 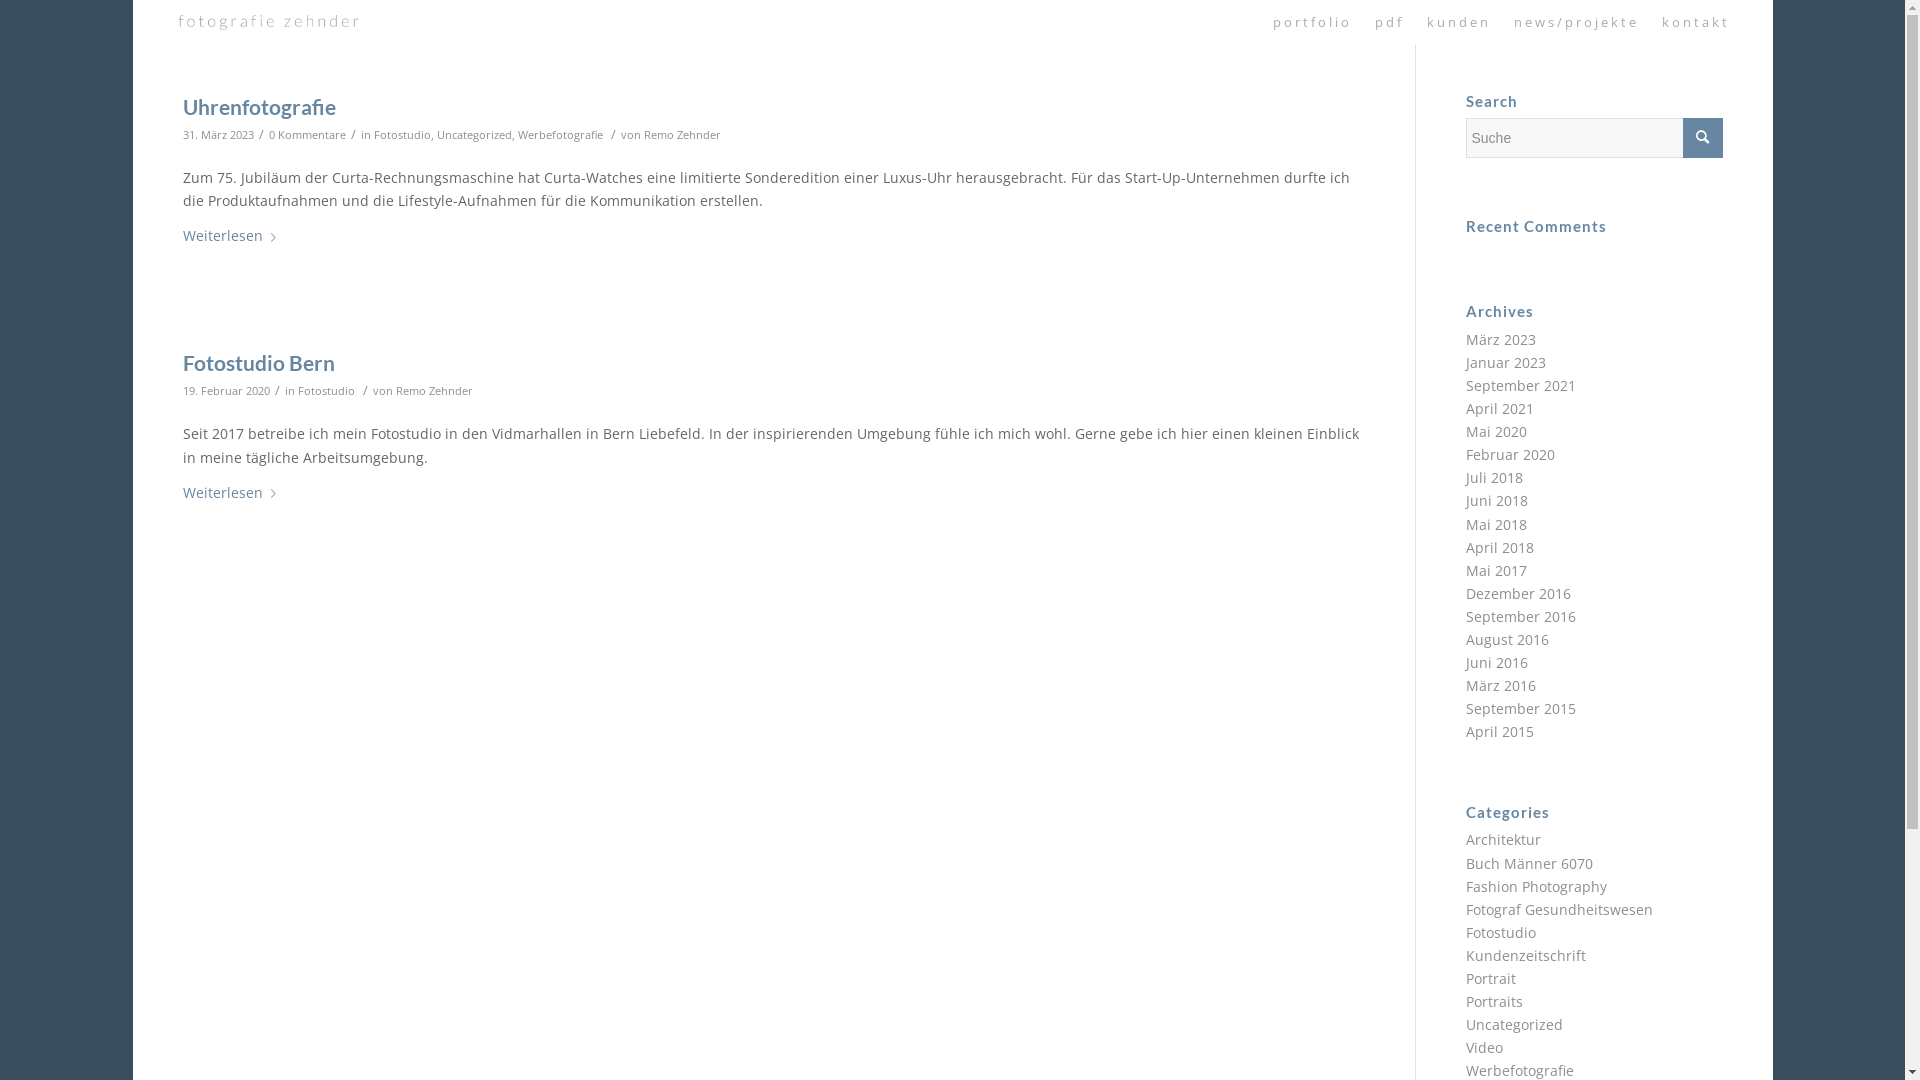 What do you see at coordinates (433, 390) in the screenshot?
I see `'Remo Zehnder'` at bounding box center [433, 390].